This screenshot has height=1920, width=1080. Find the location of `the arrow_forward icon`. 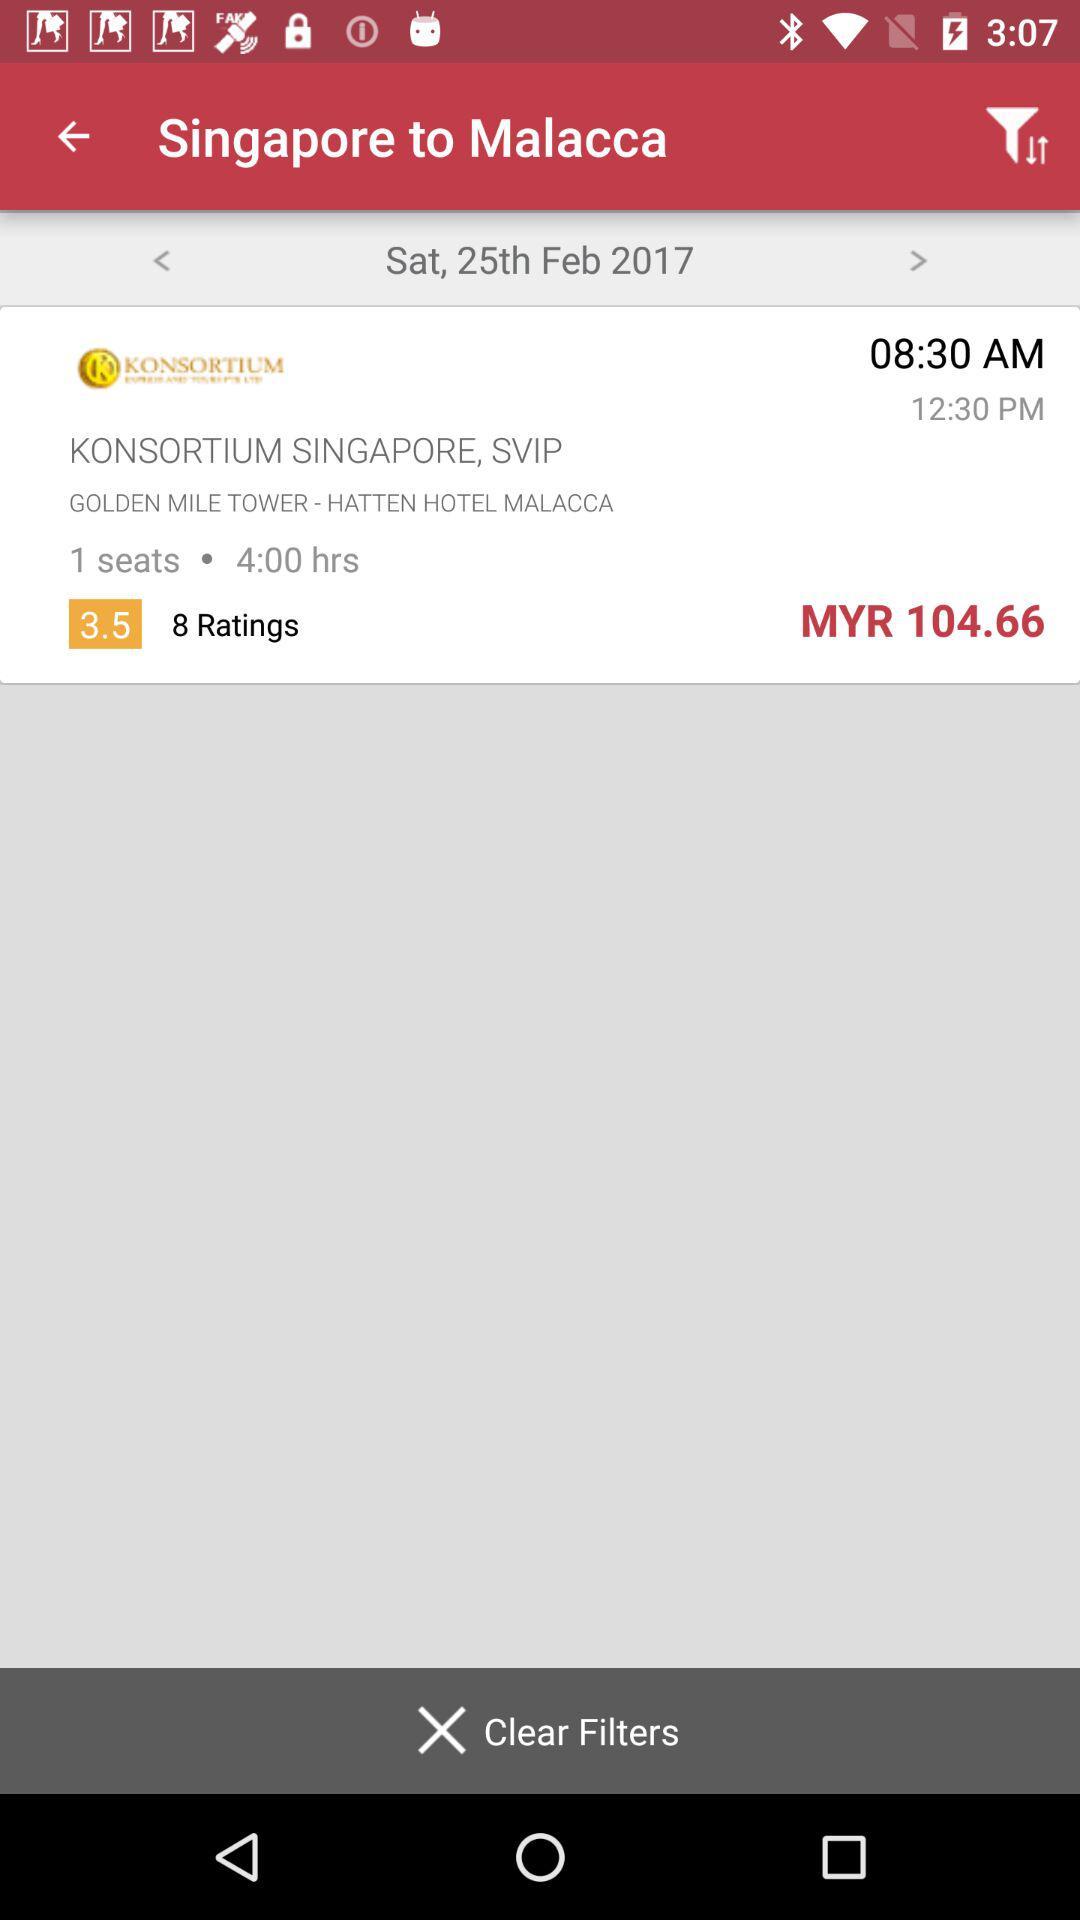

the arrow_forward icon is located at coordinates (918, 257).